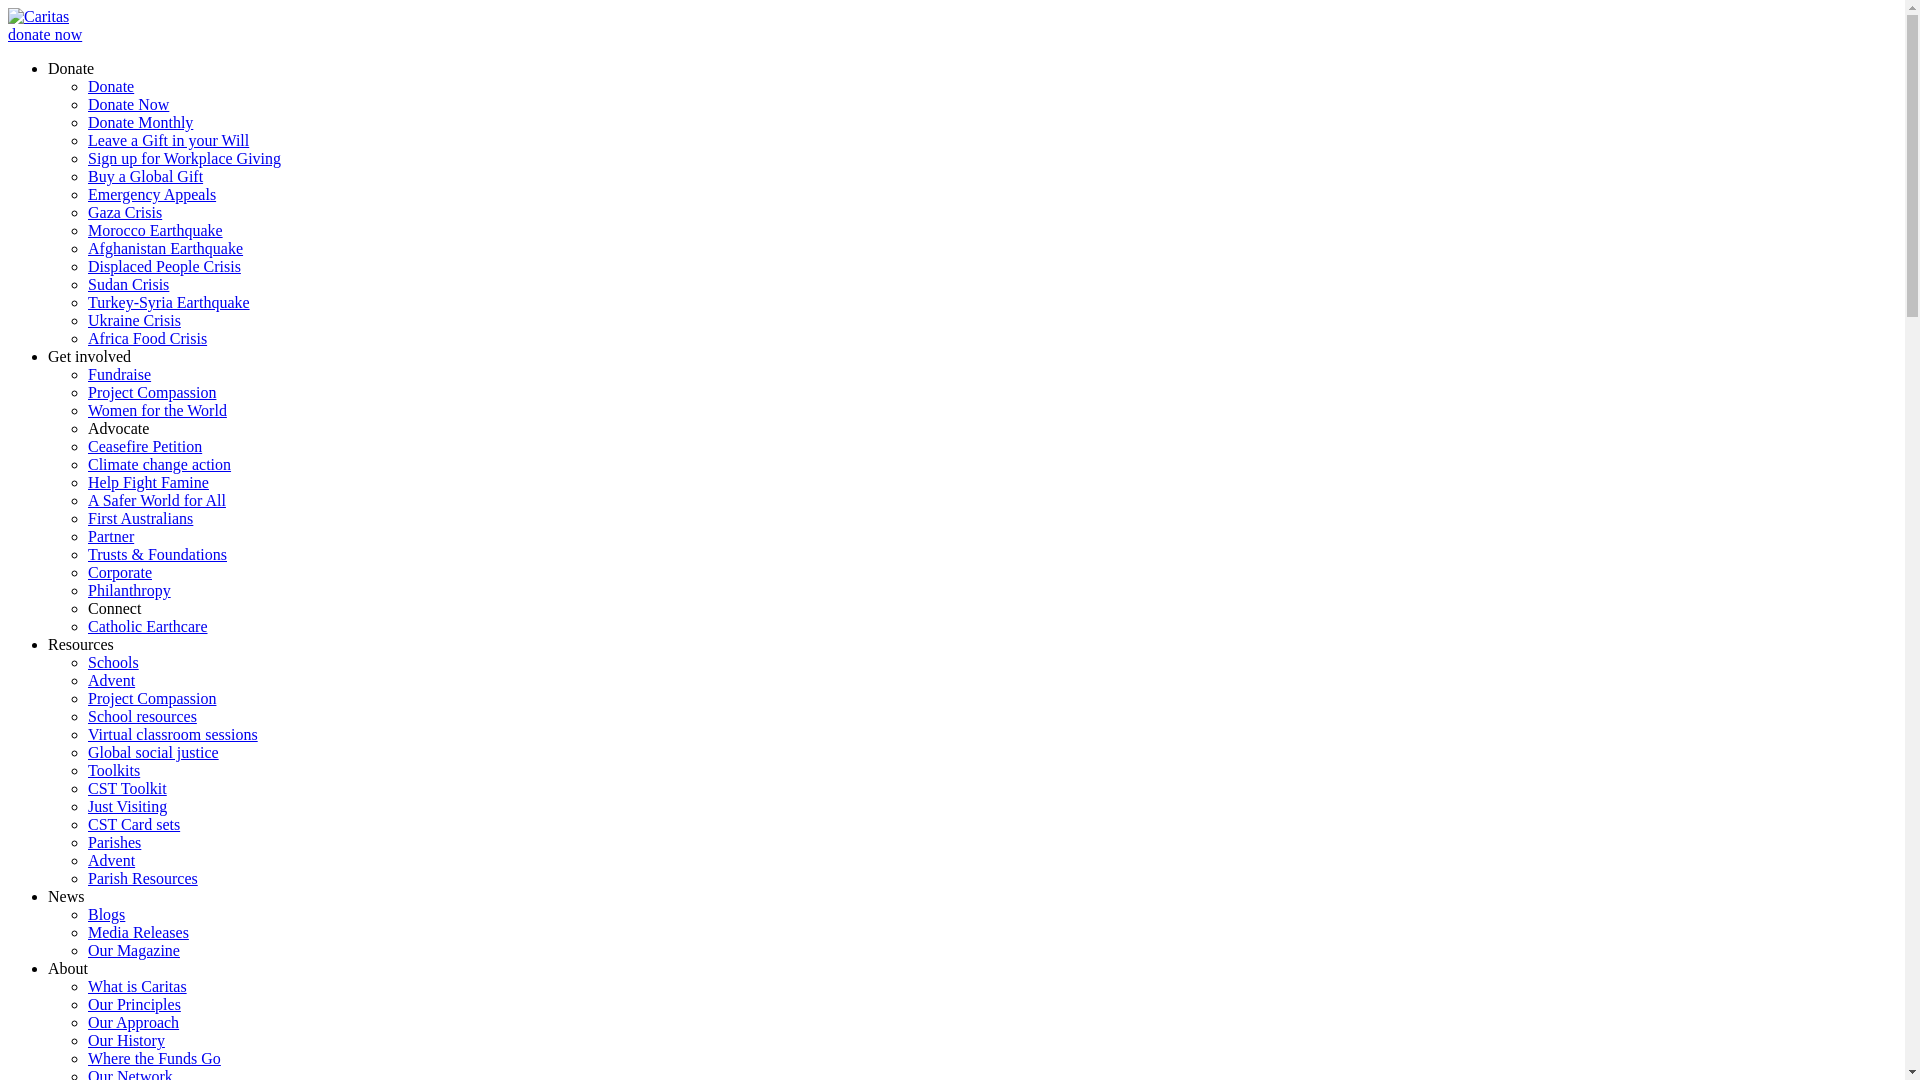 The image size is (1920, 1080). What do you see at coordinates (156, 409) in the screenshot?
I see `'Women for the World'` at bounding box center [156, 409].